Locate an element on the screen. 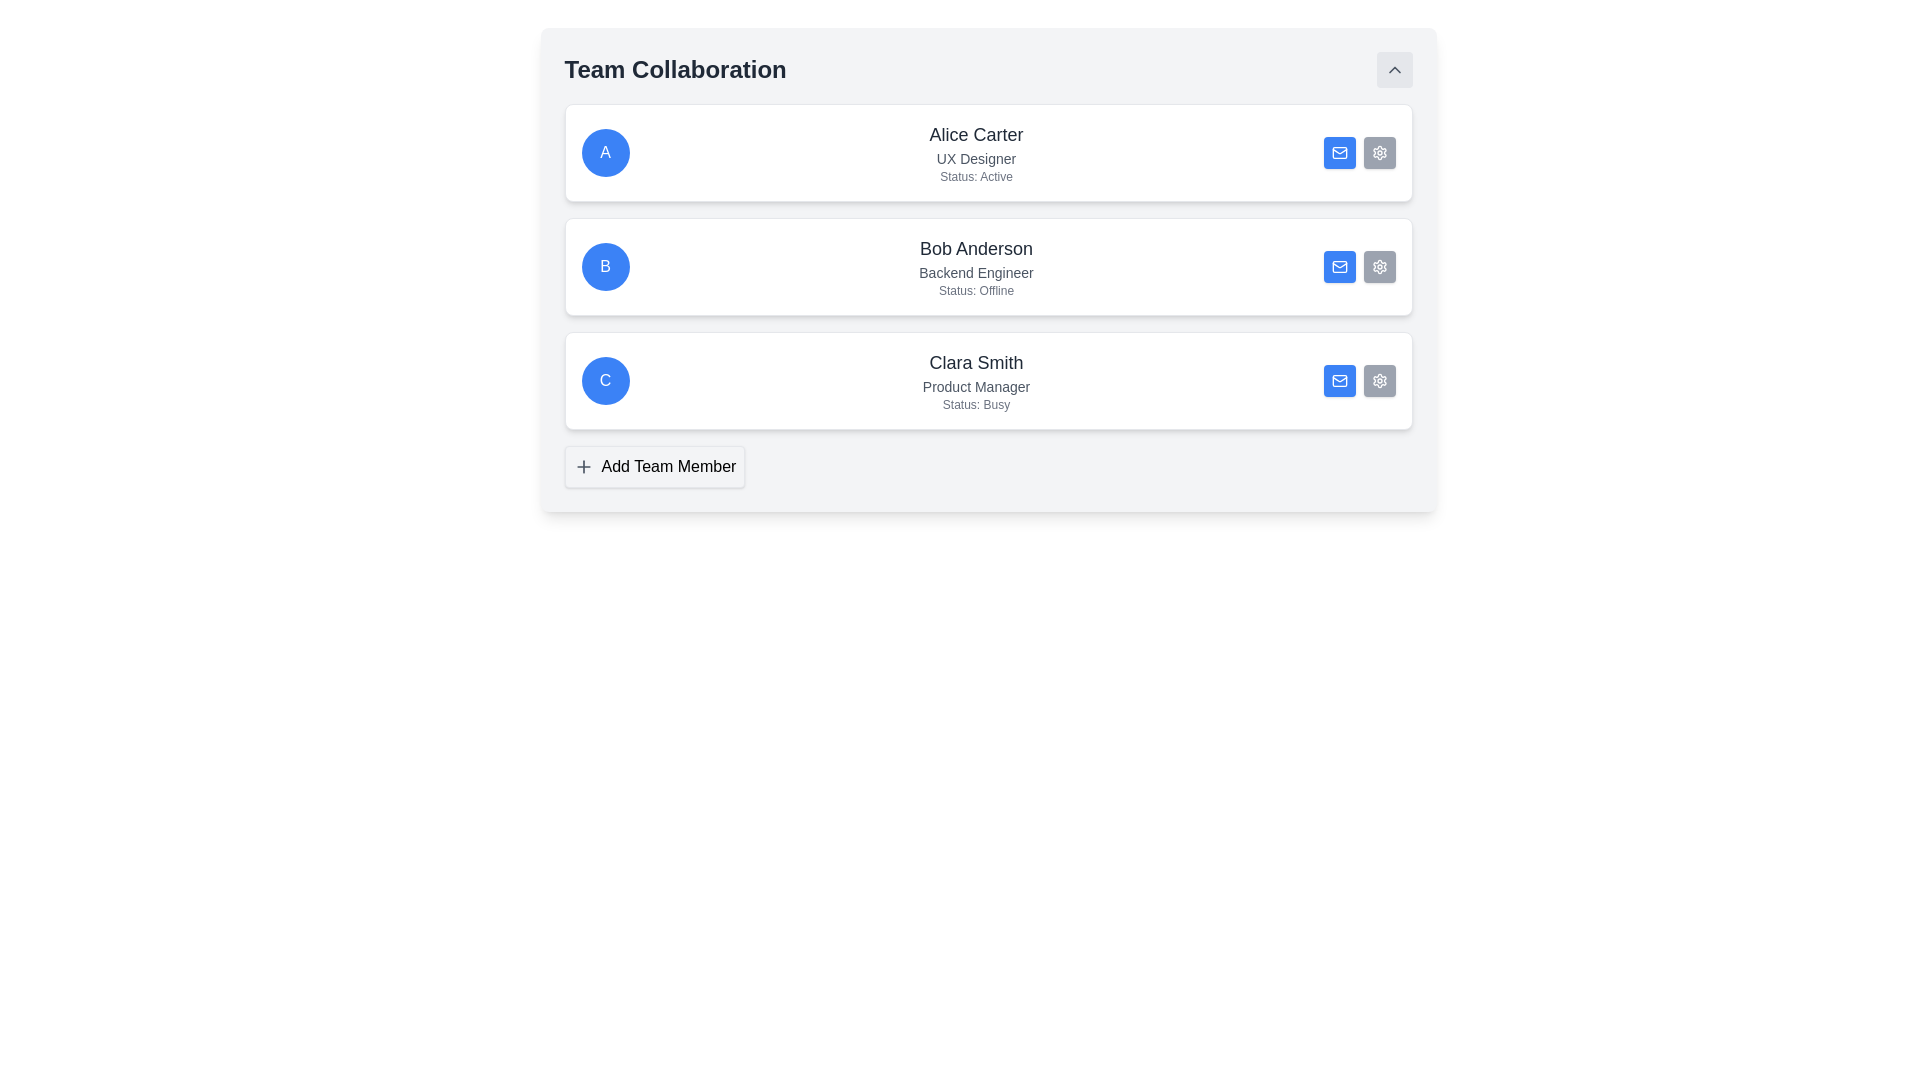 Image resolution: width=1920 pixels, height=1080 pixels. the gray button in the Button Group for Clara Smith, which is located to the right of her name and details is located at coordinates (1359, 381).